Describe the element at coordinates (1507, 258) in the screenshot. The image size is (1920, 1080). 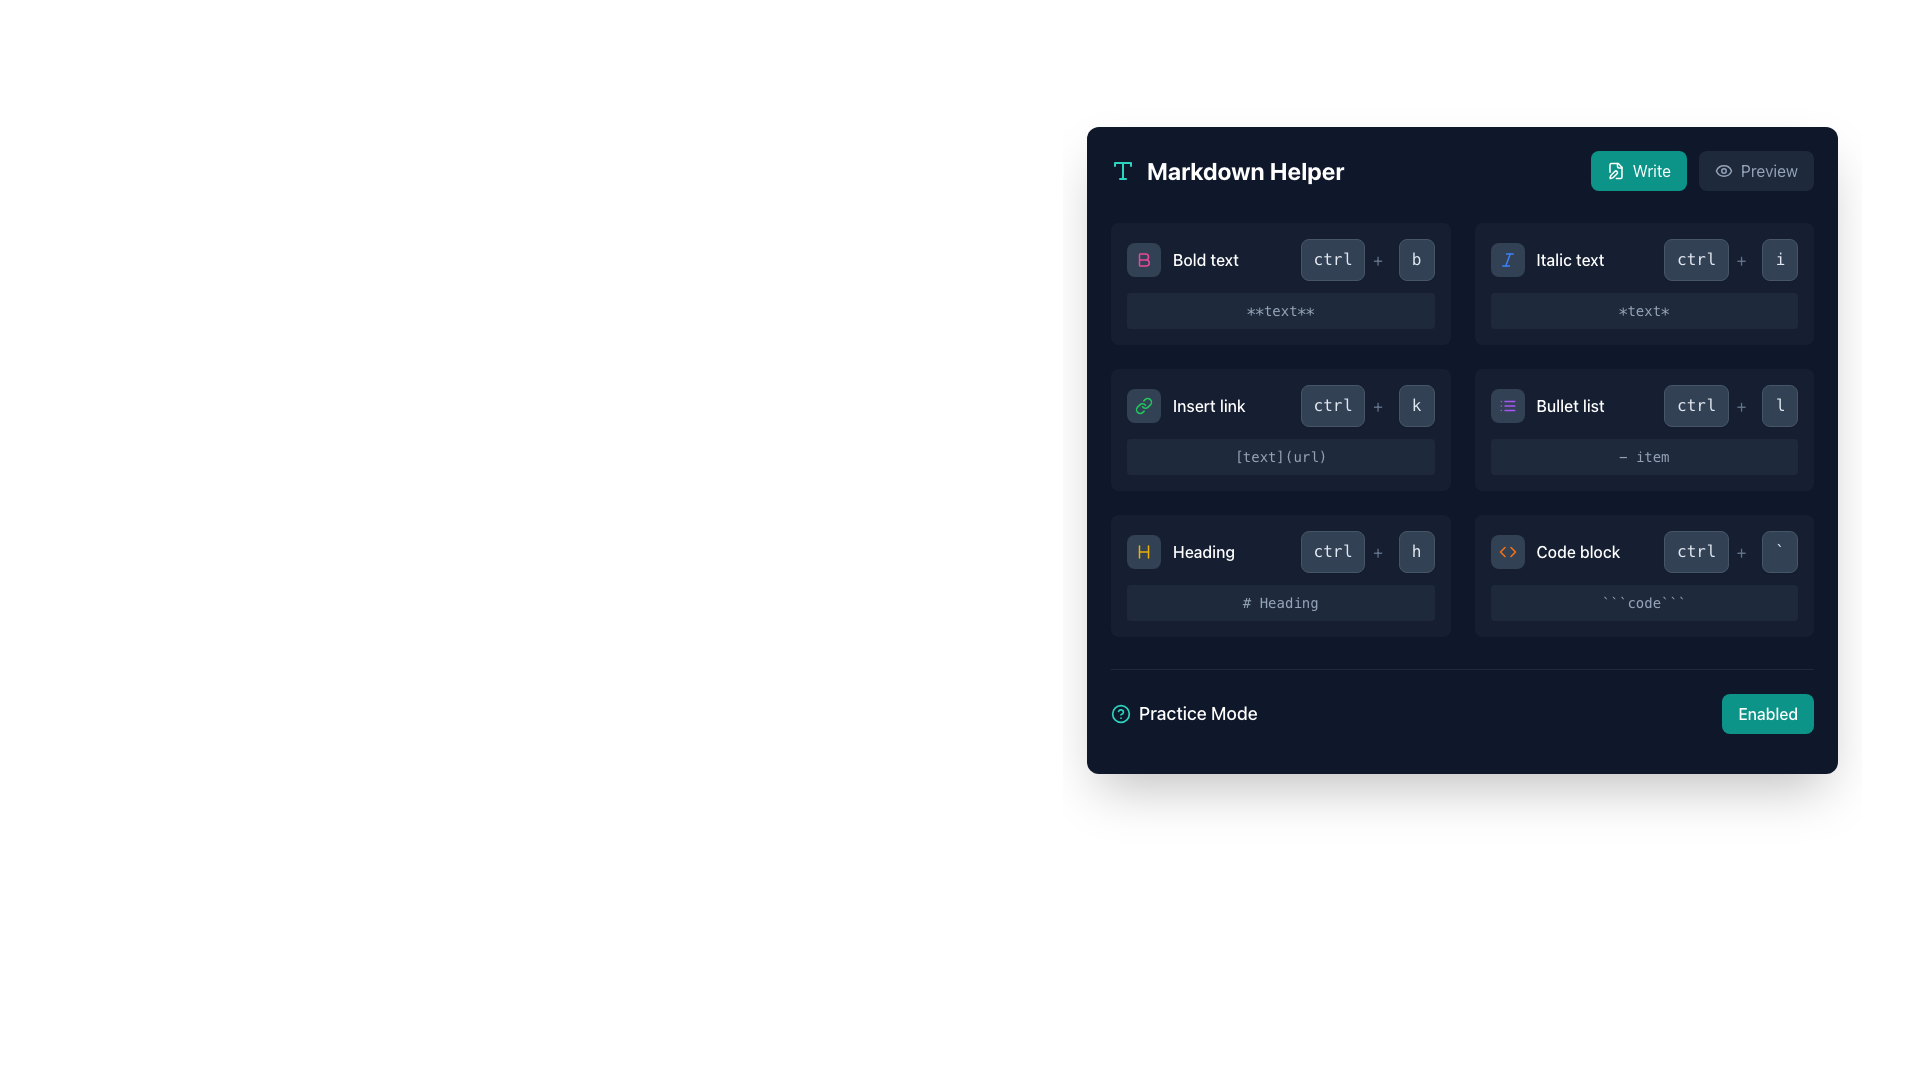
I see `the italic text icon, represented by a slanted 'I', located within the 'Italic text' button in the 'Markdown Helper' panel` at that location.